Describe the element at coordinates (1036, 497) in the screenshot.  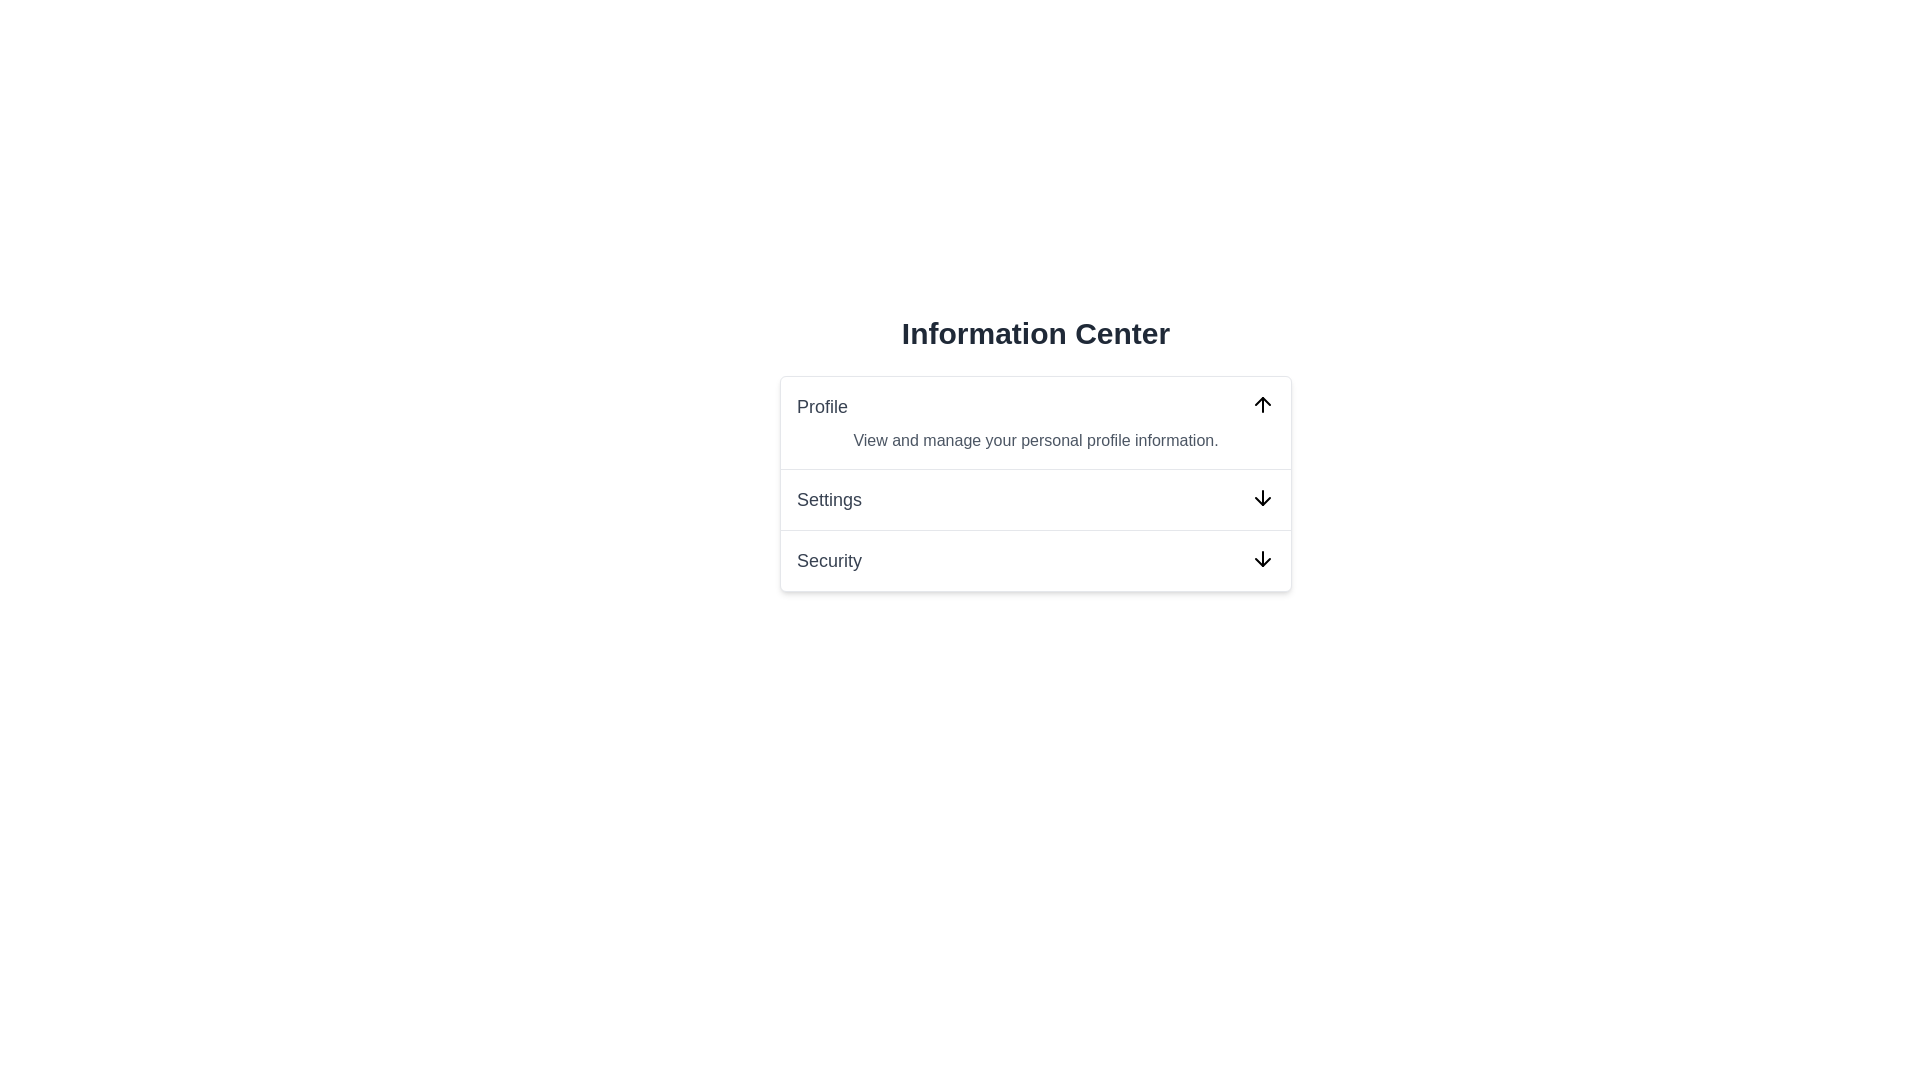
I see `the 'Settings' button located in the 'Information Center' section` at that location.